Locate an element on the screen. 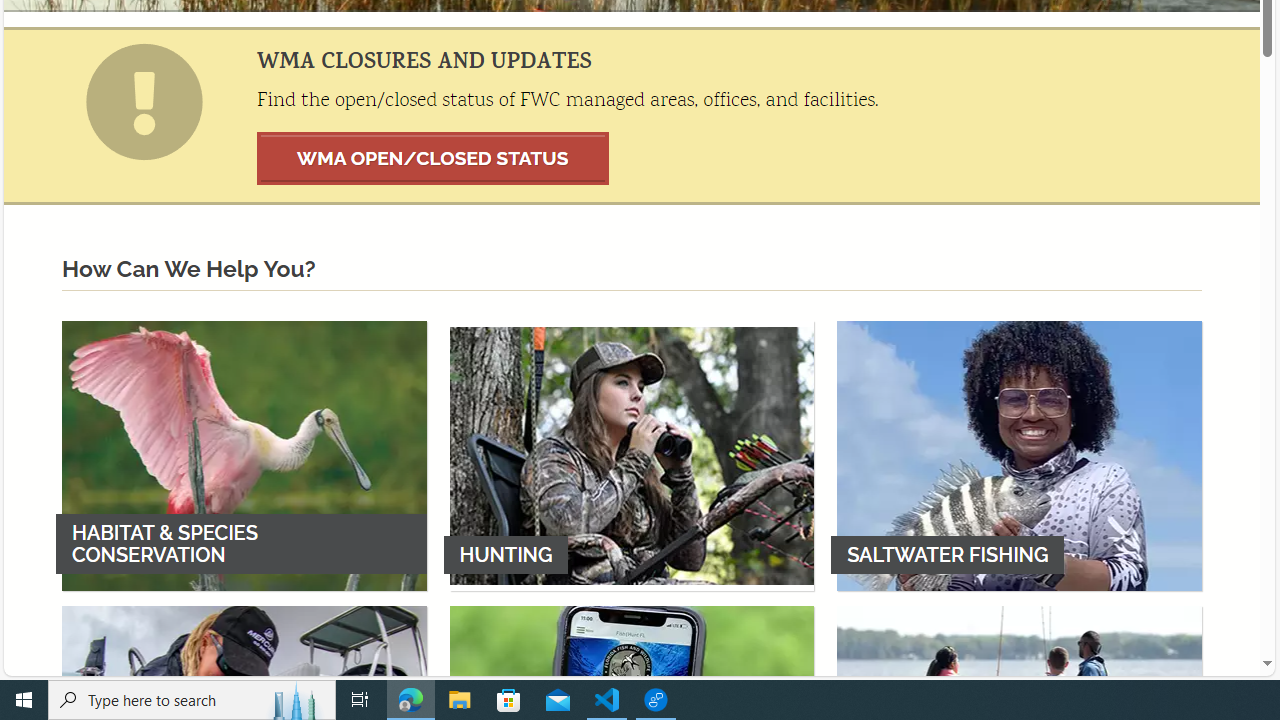 This screenshot has height=720, width=1280. 'WMA OPEN/CLOSED STATUS' is located at coordinates (432, 157).